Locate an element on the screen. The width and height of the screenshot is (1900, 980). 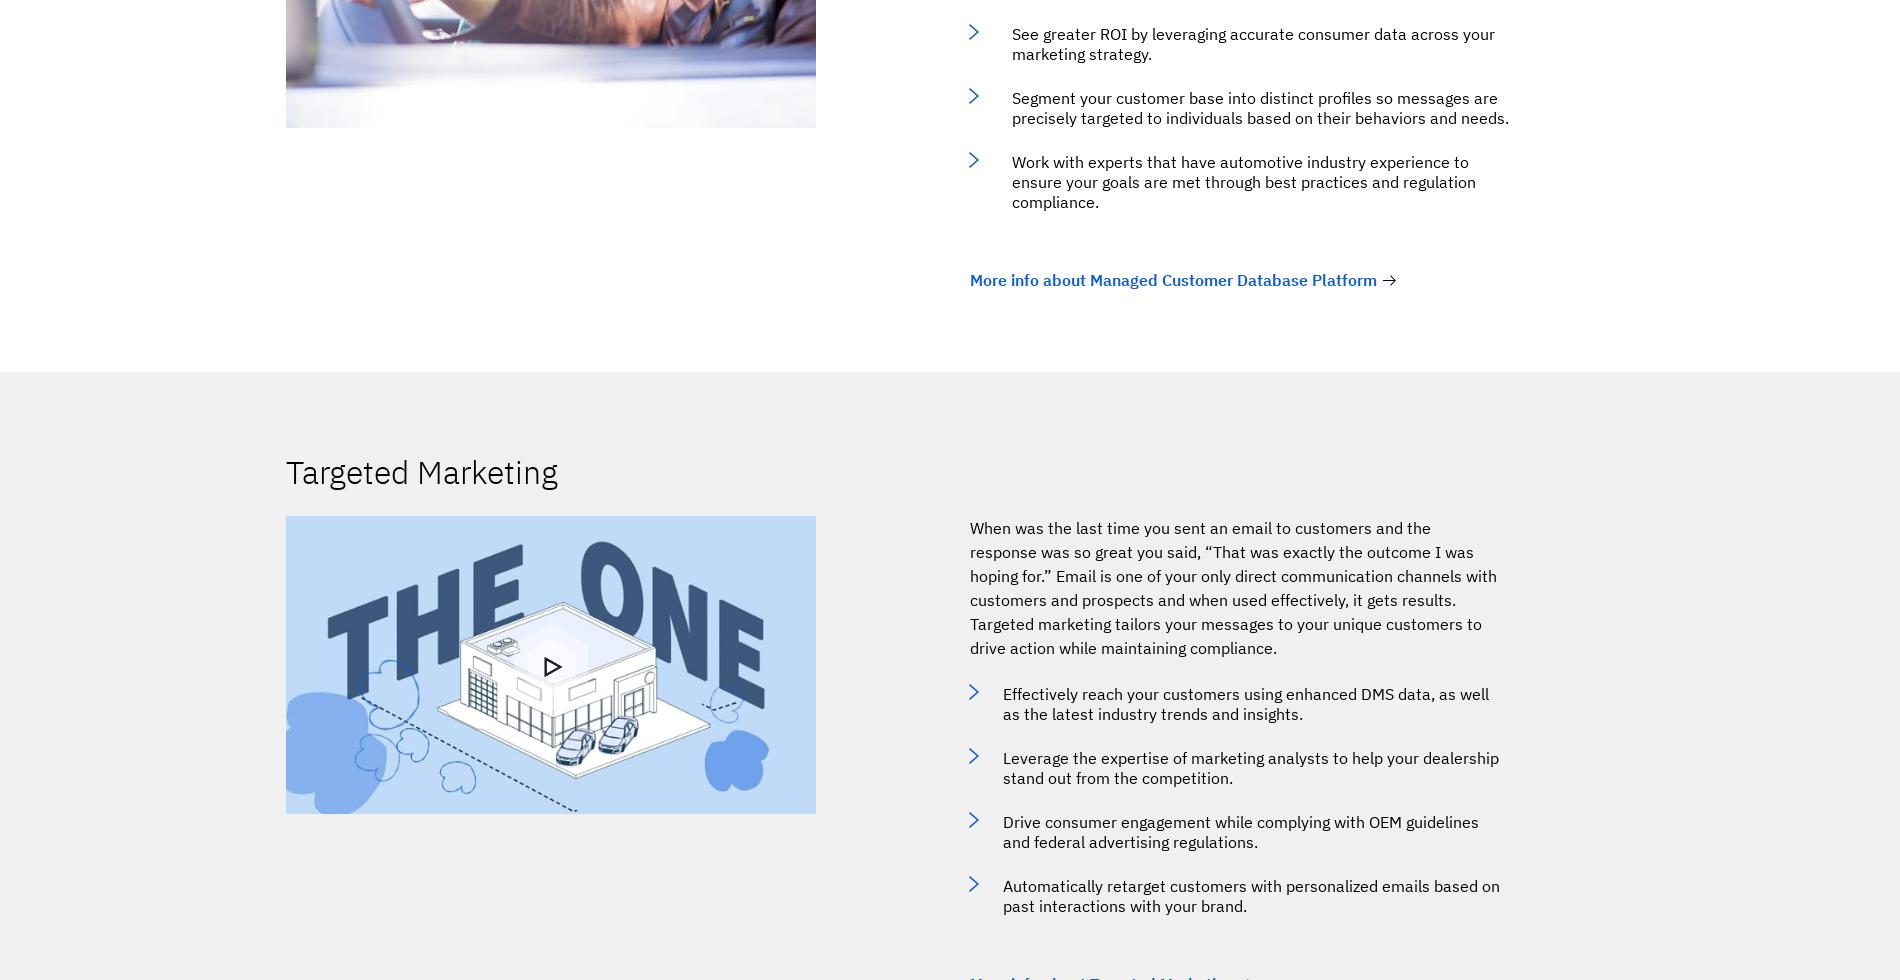
'Leverage the expertise of marketing analysts to help your dealership stand out from the competition.' is located at coordinates (1249, 768).